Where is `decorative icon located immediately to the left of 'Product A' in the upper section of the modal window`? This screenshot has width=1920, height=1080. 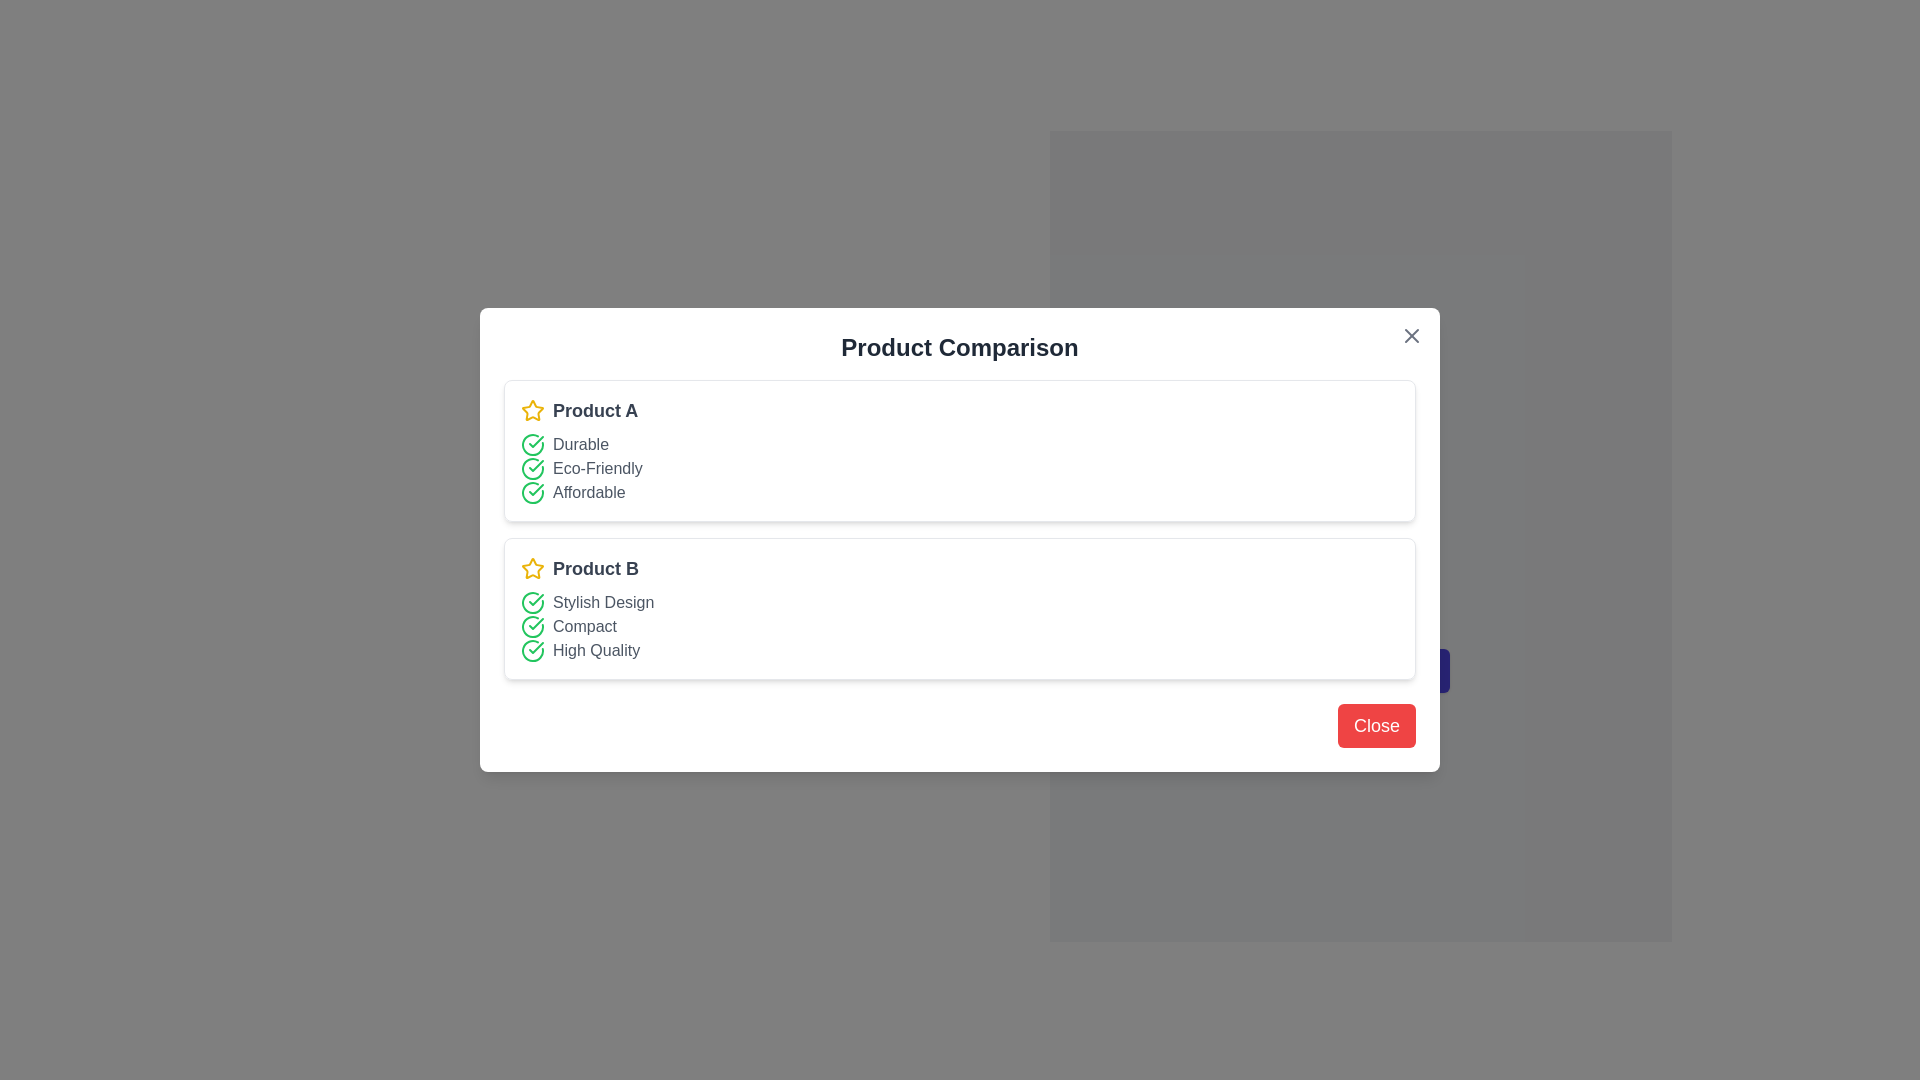
decorative icon located immediately to the left of 'Product A' in the upper section of the modal window is located at coordinates (532, 410).